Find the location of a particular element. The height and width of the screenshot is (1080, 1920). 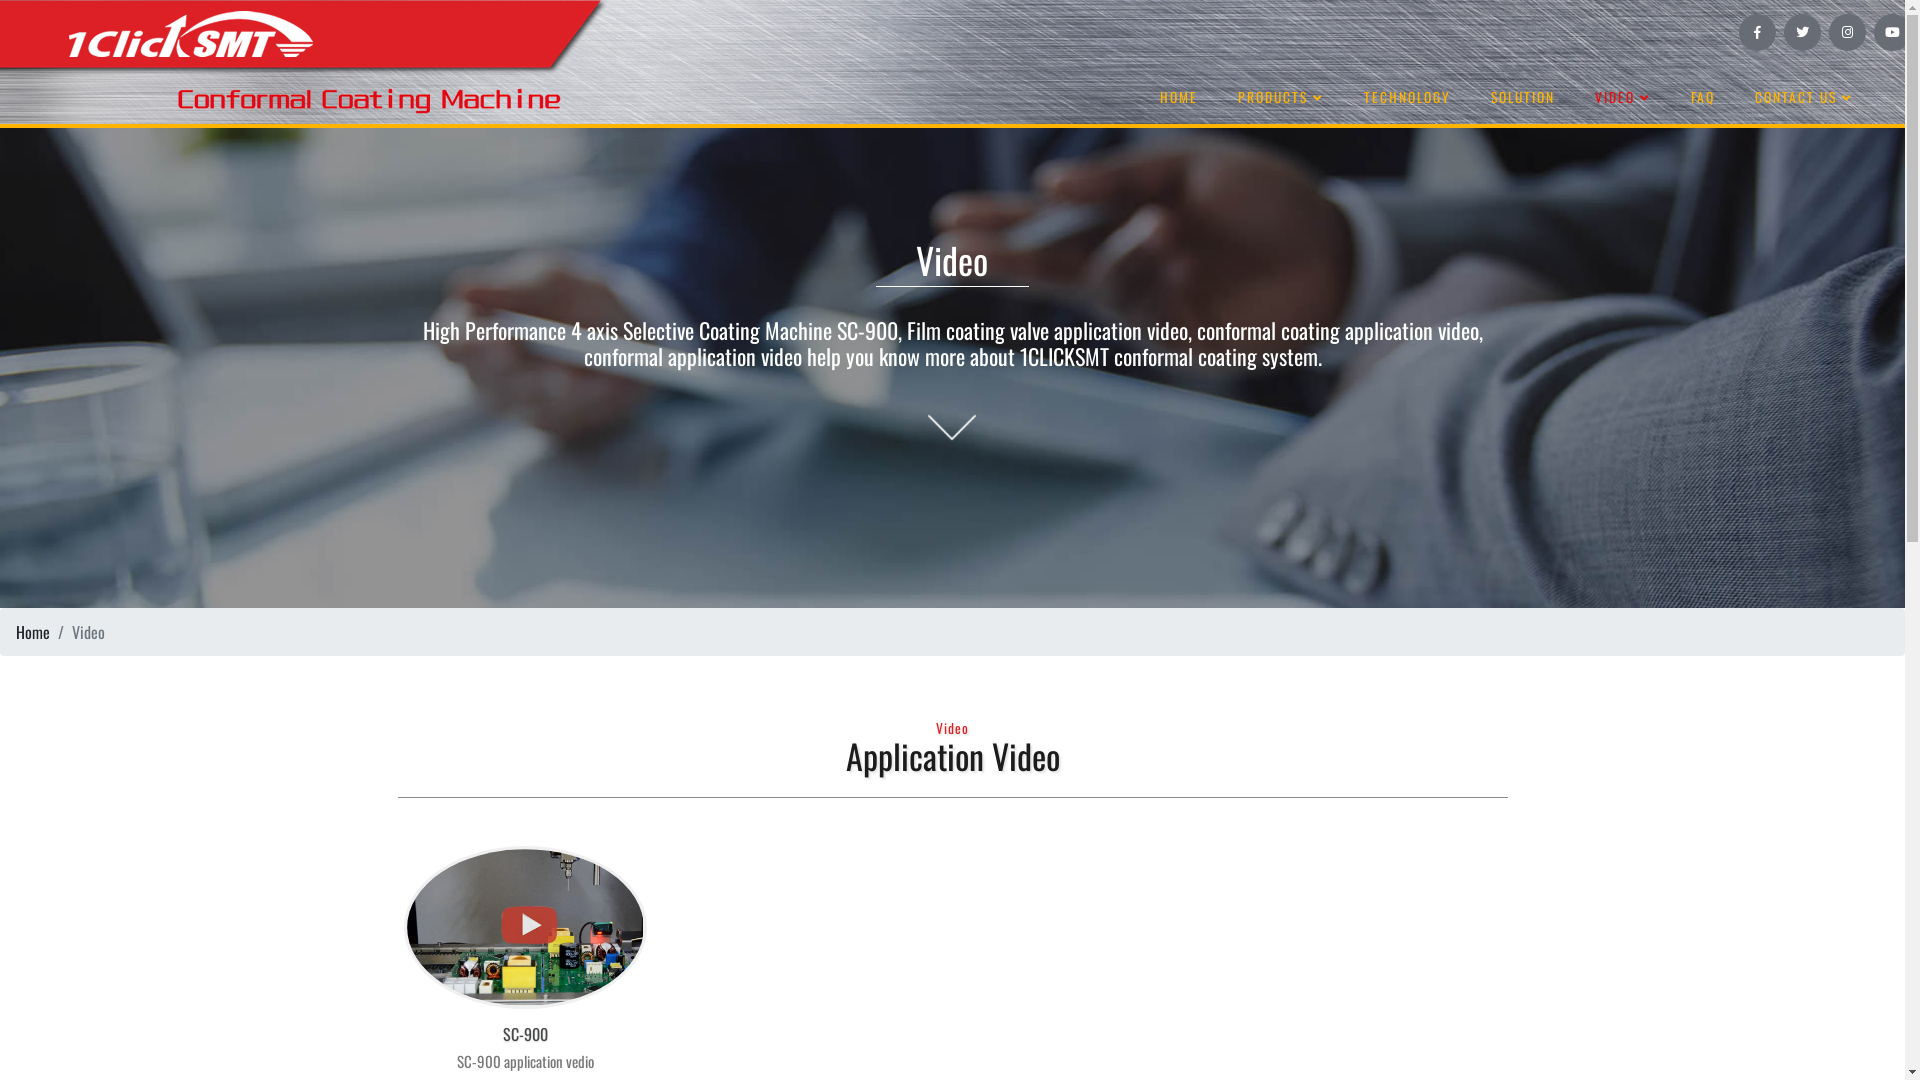

'SOLUTION' is located at coordinates (1521, 97).